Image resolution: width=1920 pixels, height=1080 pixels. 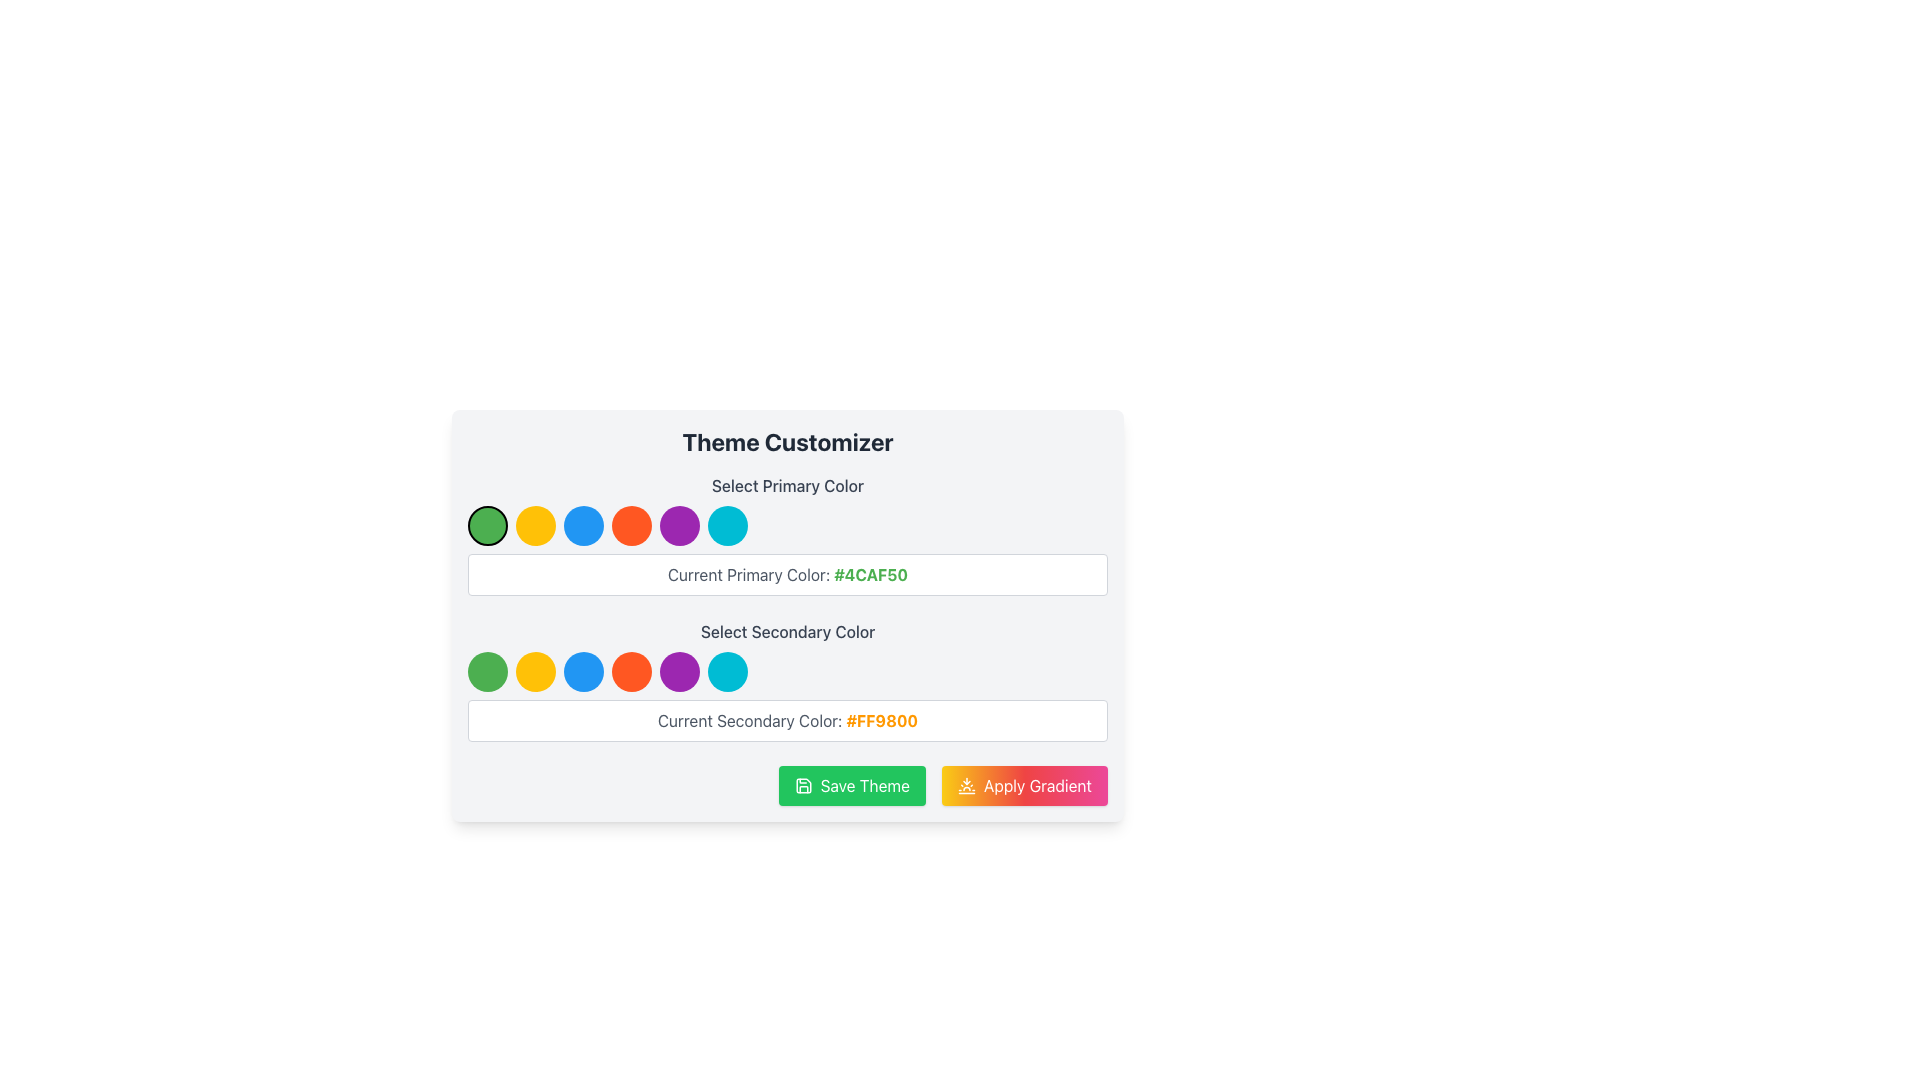 What do you see at coordinates (583, 671) in the screenshot?
I see `the small circular blue button, which is the third button from the left in the 'Select Secondary Color' section of the theme customizer interface` at bounding box center [583, 671].